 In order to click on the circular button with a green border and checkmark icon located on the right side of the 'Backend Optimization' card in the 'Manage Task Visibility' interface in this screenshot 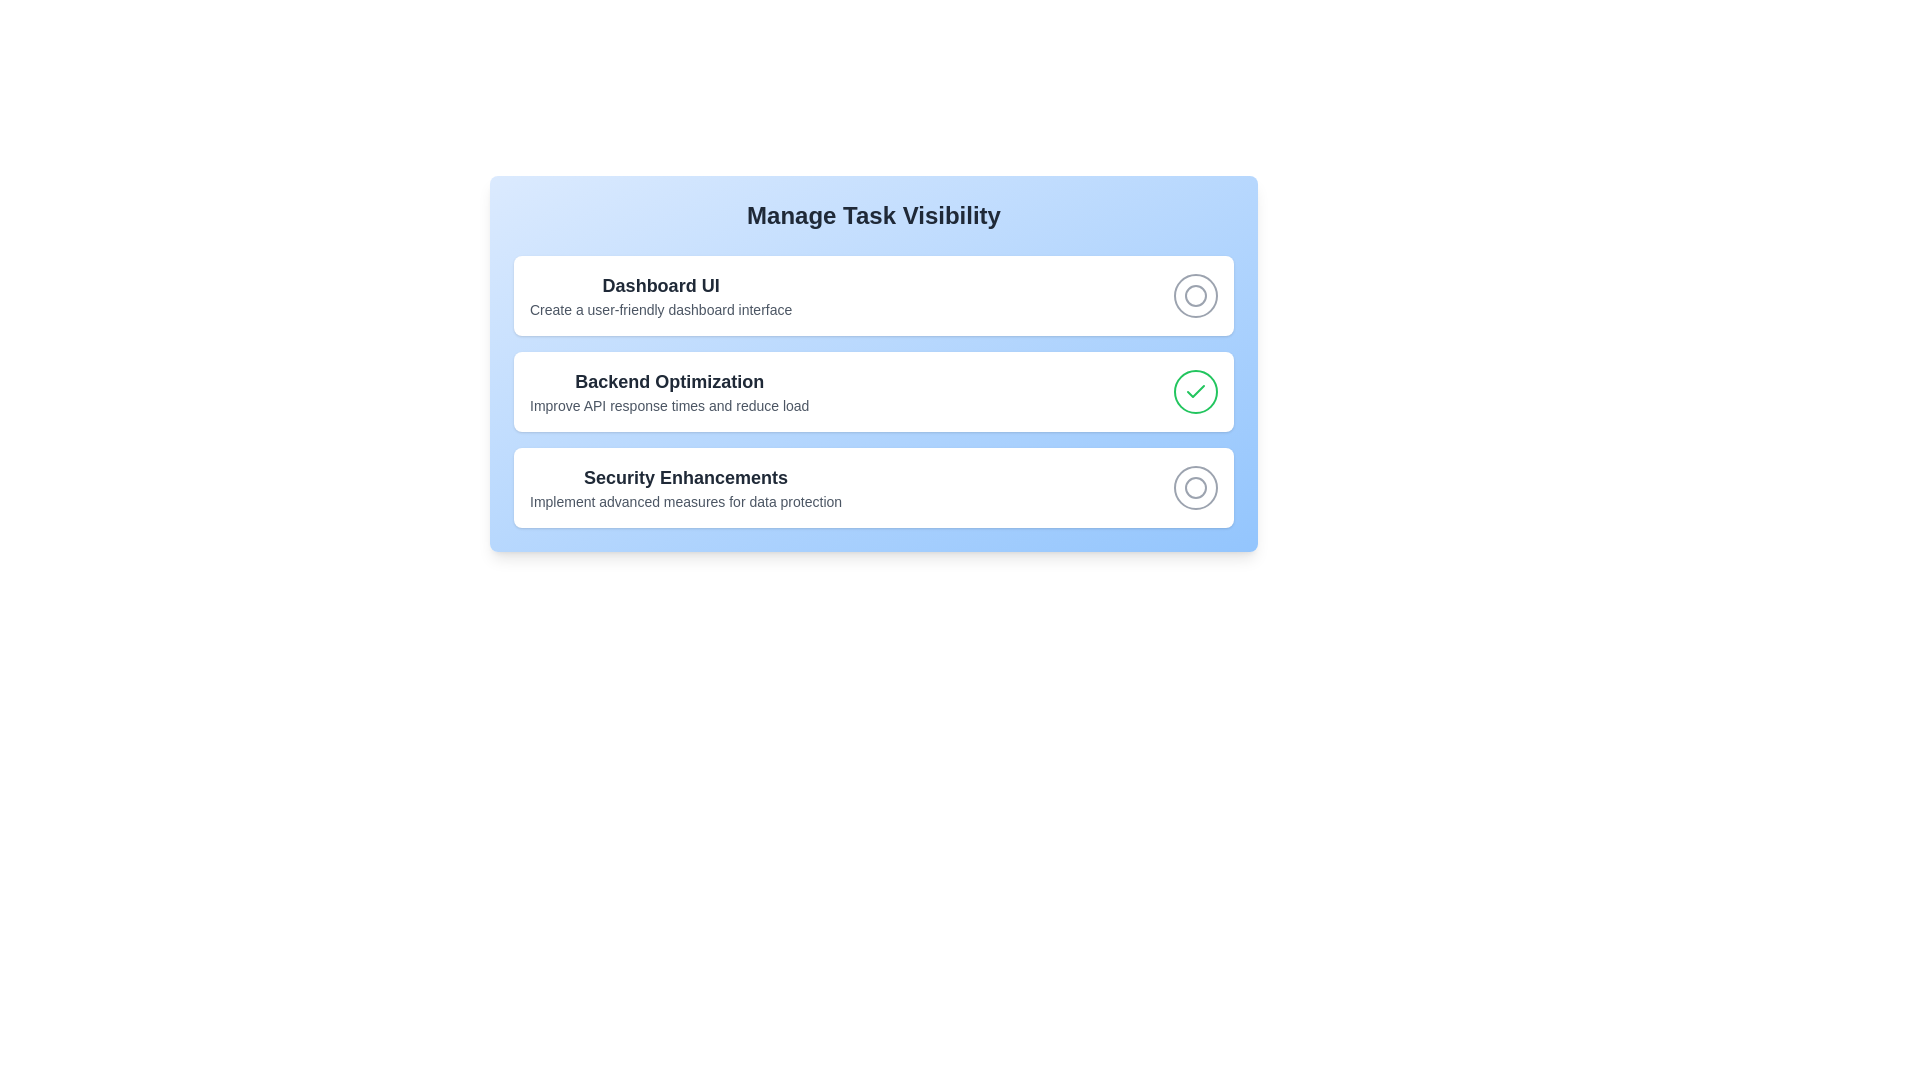, I will do `click(1195, 392)`.